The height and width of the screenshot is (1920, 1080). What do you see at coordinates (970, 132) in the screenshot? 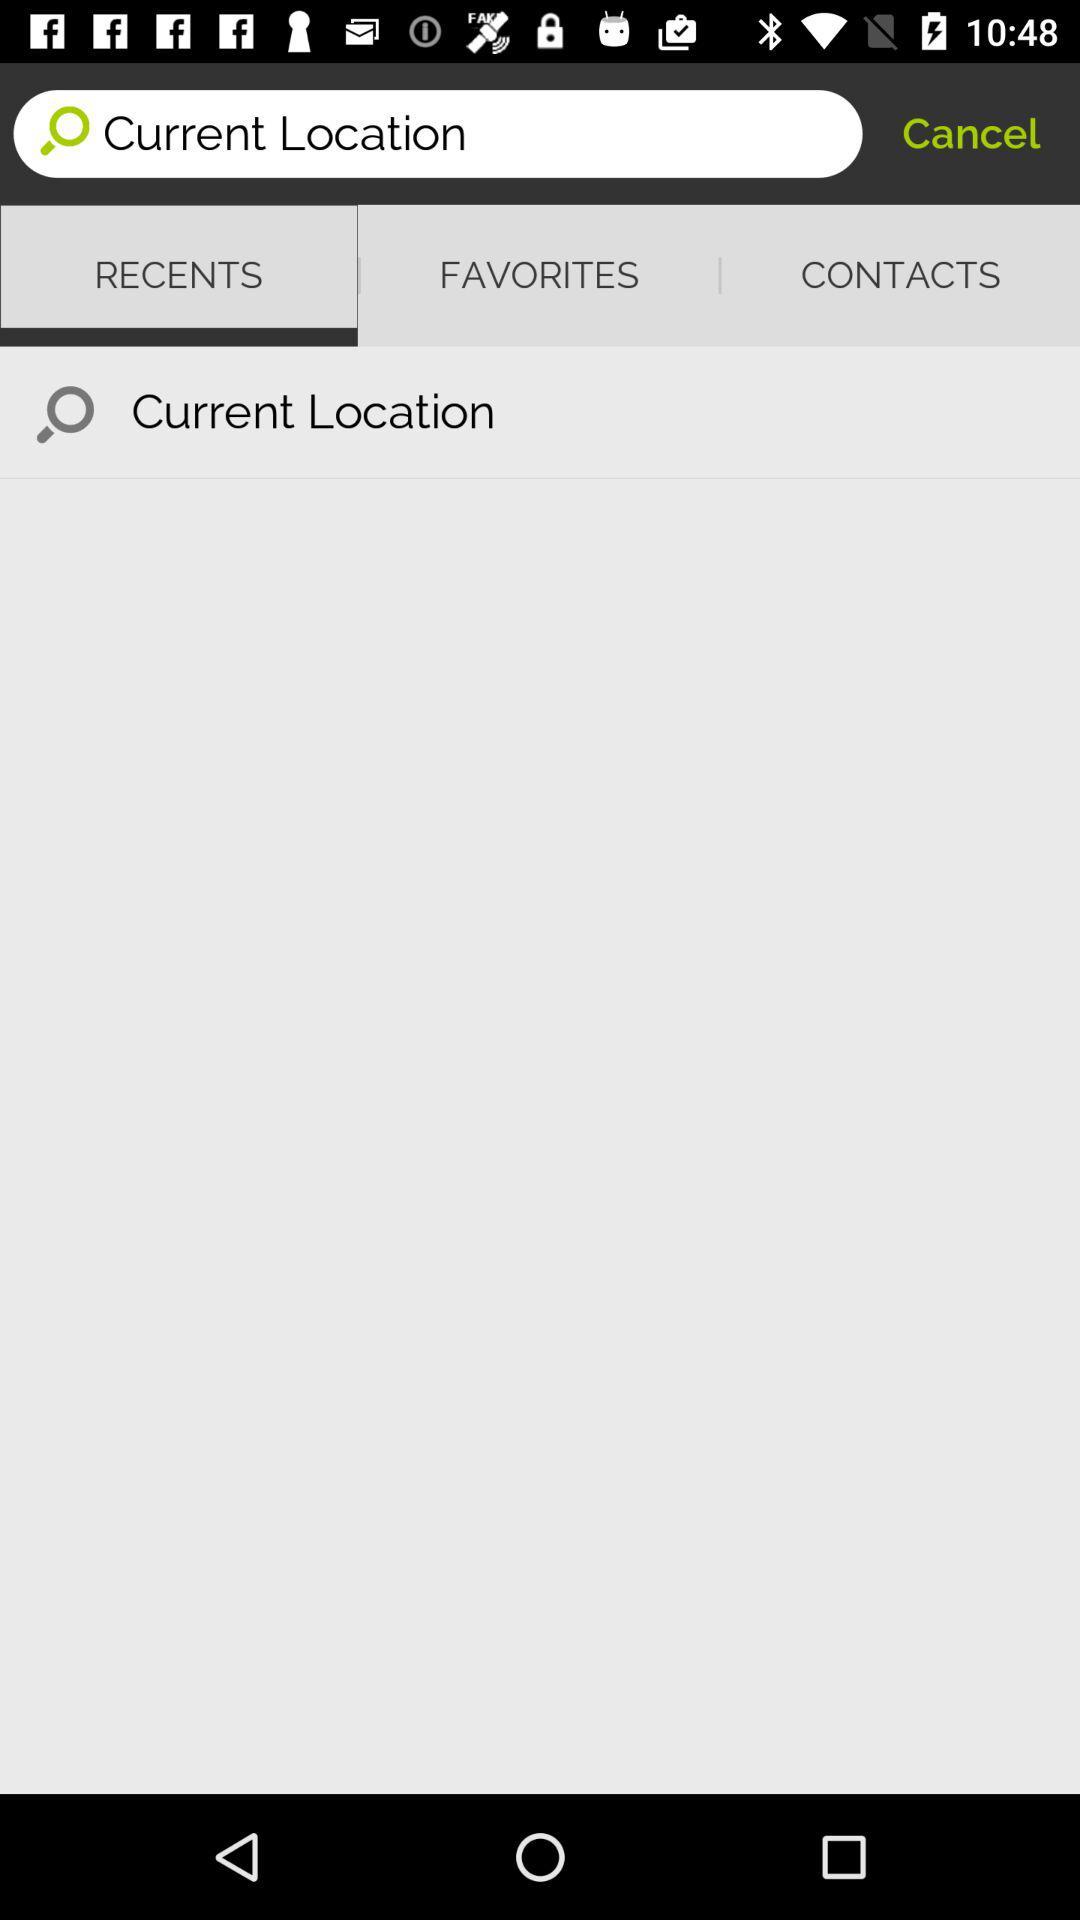
I see `cancel` at bounding box center [970, 132].